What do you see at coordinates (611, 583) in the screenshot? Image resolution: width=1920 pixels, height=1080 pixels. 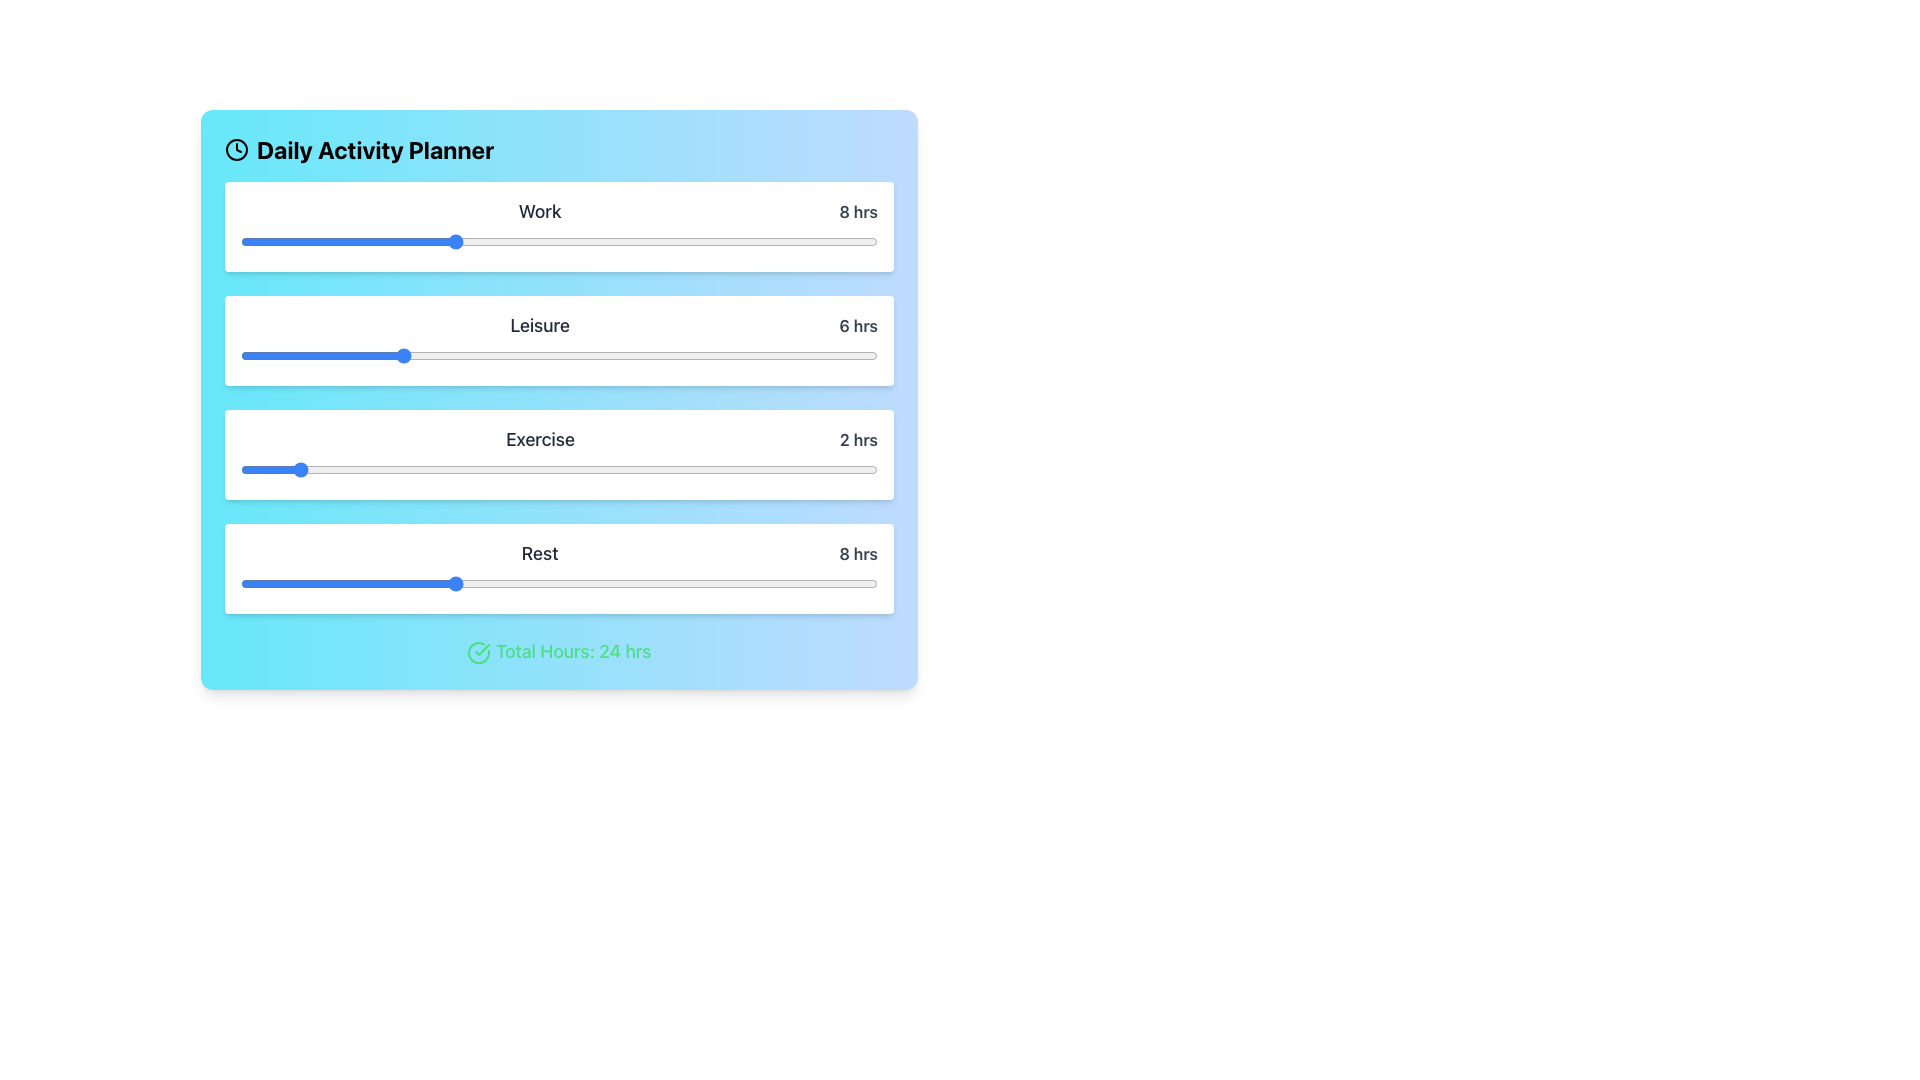 I see `the 'Rest' hours` at bounding box center [611, 583].